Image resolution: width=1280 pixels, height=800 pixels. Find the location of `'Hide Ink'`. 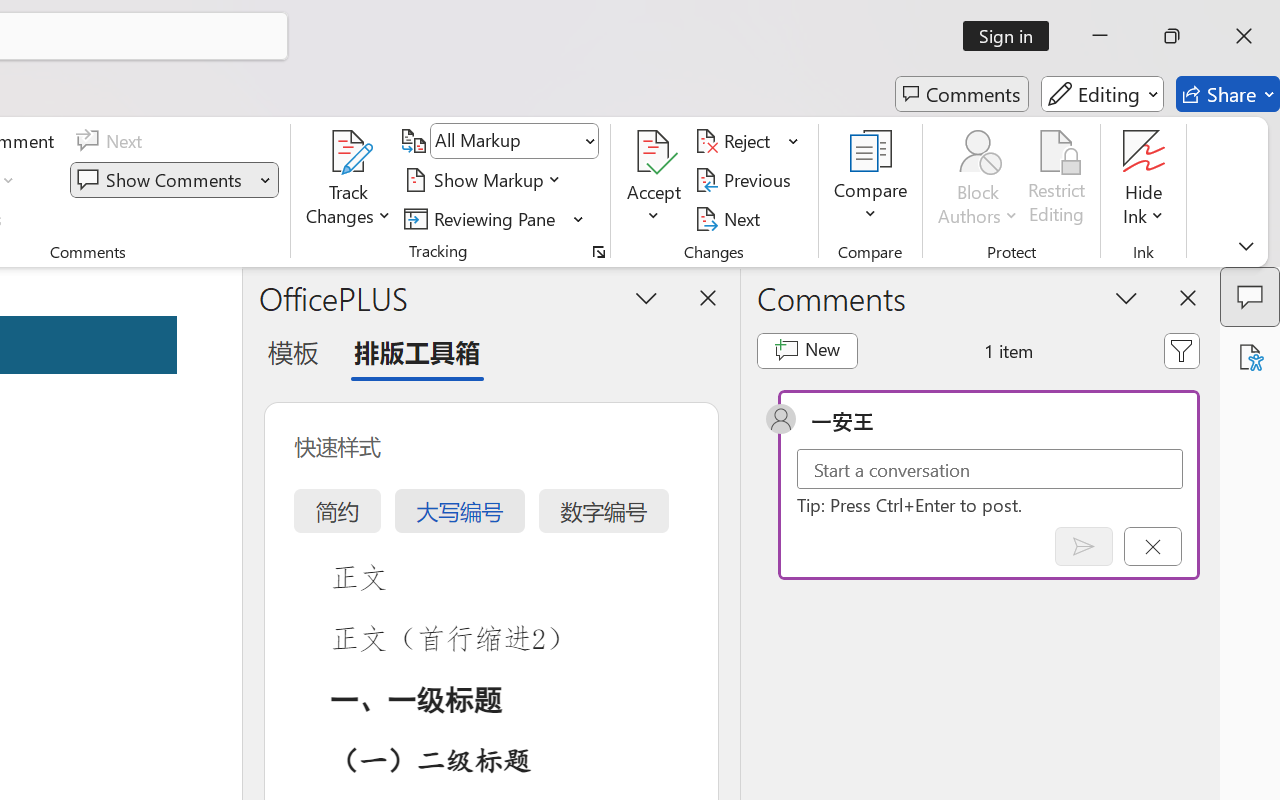

'Hide Ink' is located at coordinates (1144, 179).